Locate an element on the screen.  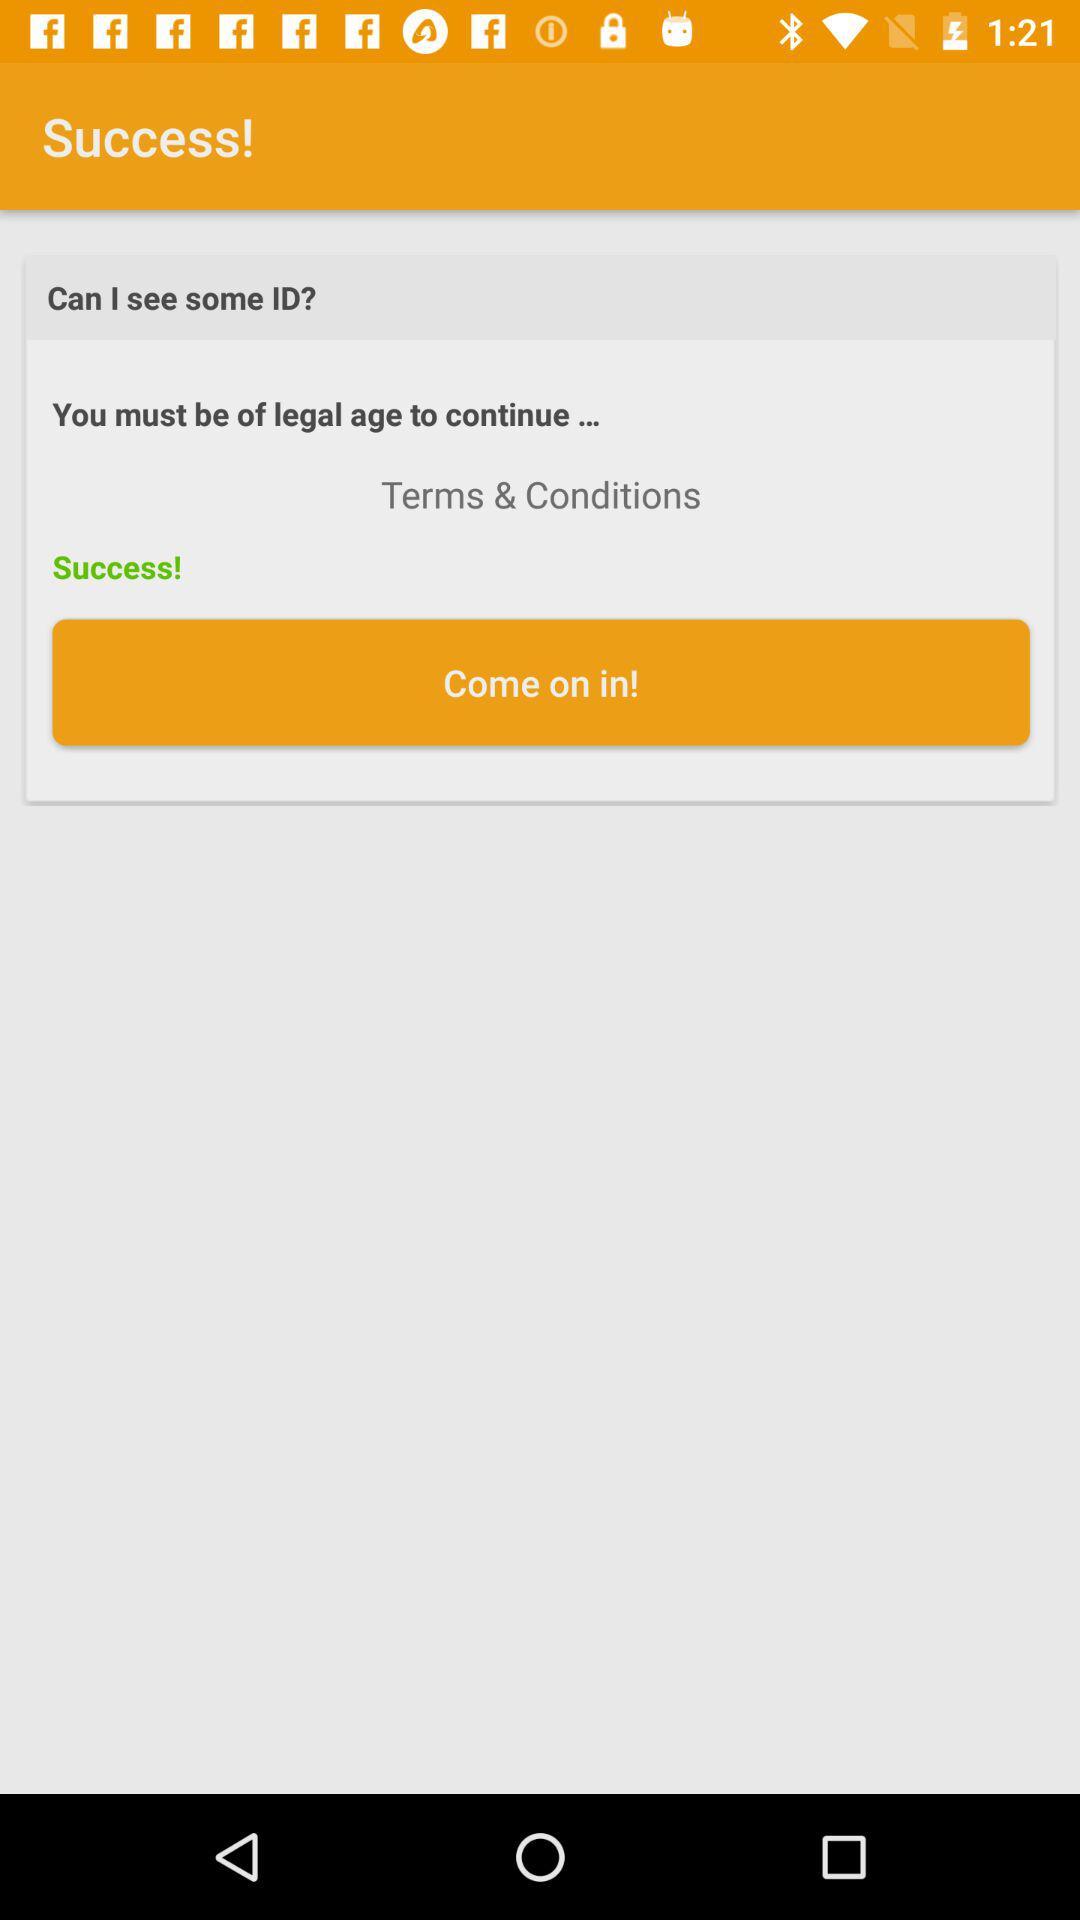
the item below the you must be icon is located at coordinates (541, 494).